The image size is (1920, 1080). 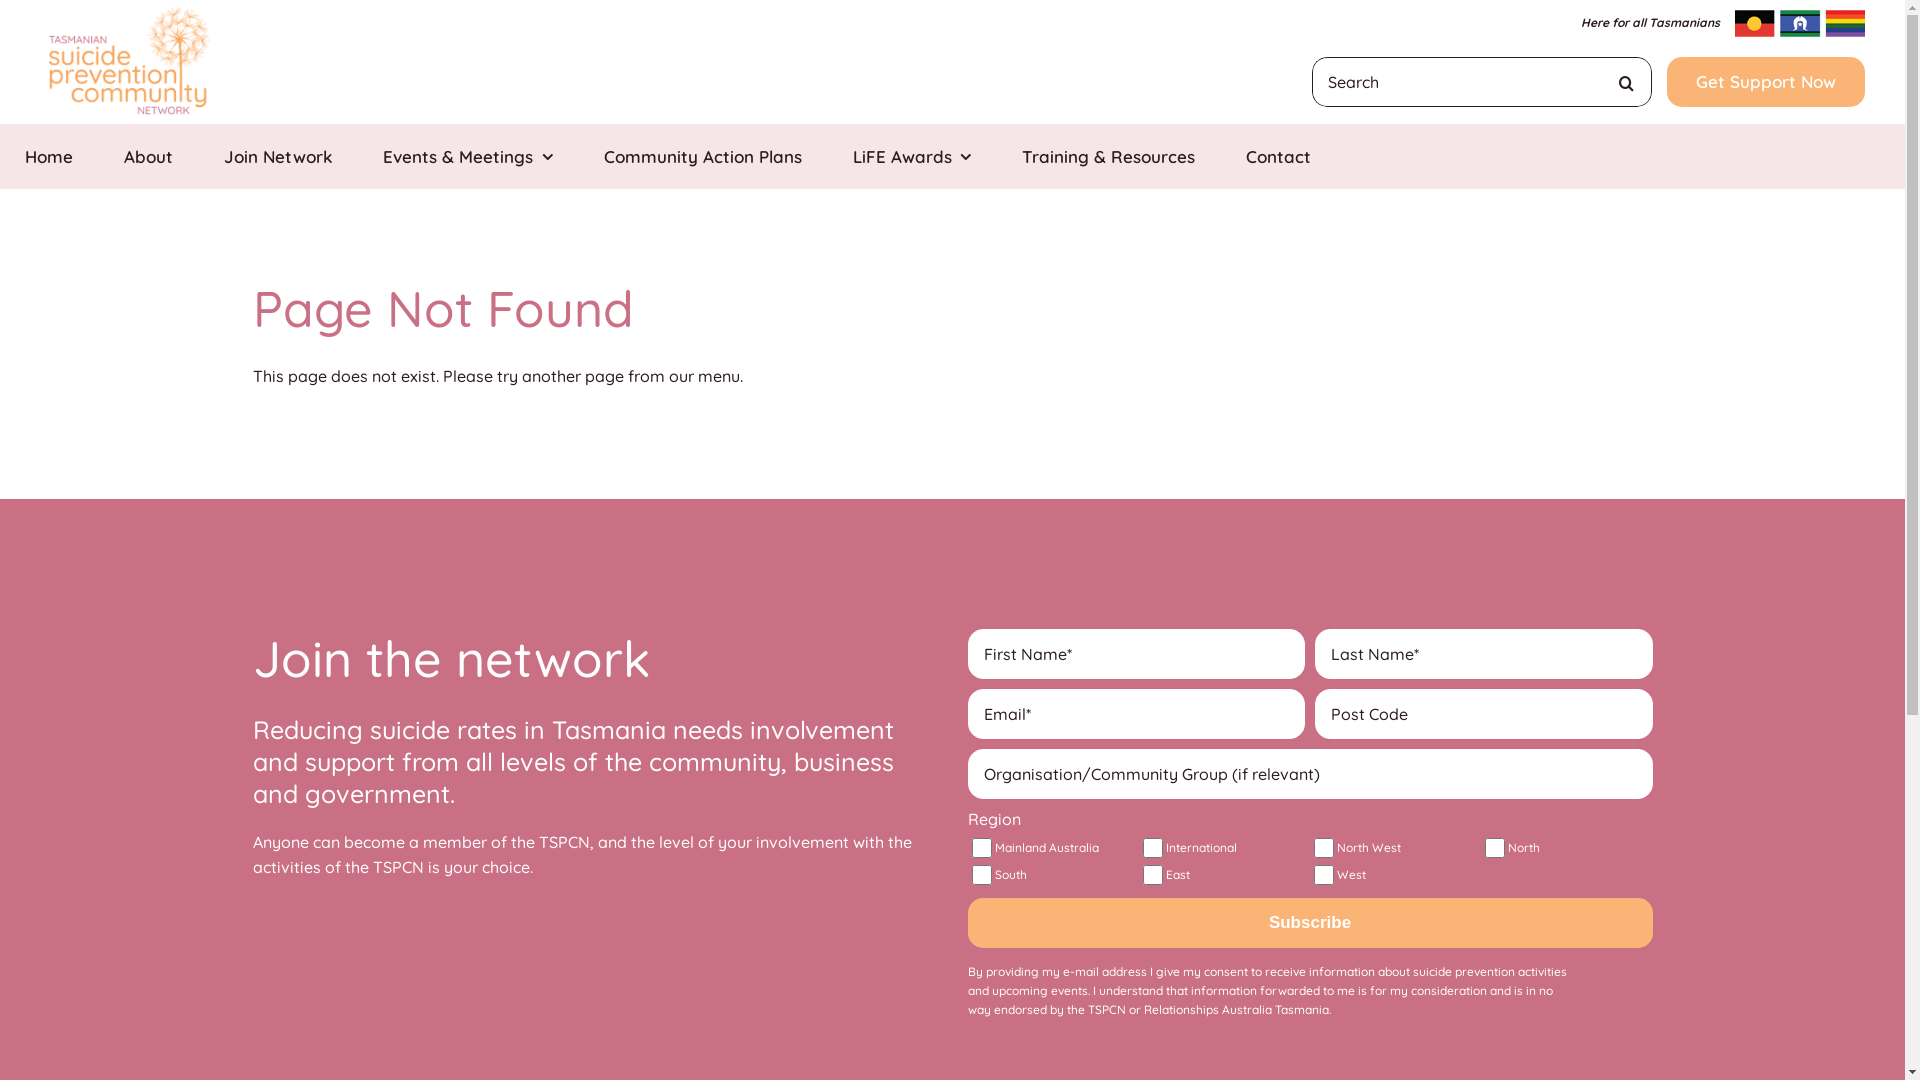 What do you see at coordinates (48, 155) in the screenshot?
I see `'Home'` at bounding box center [48, 155].